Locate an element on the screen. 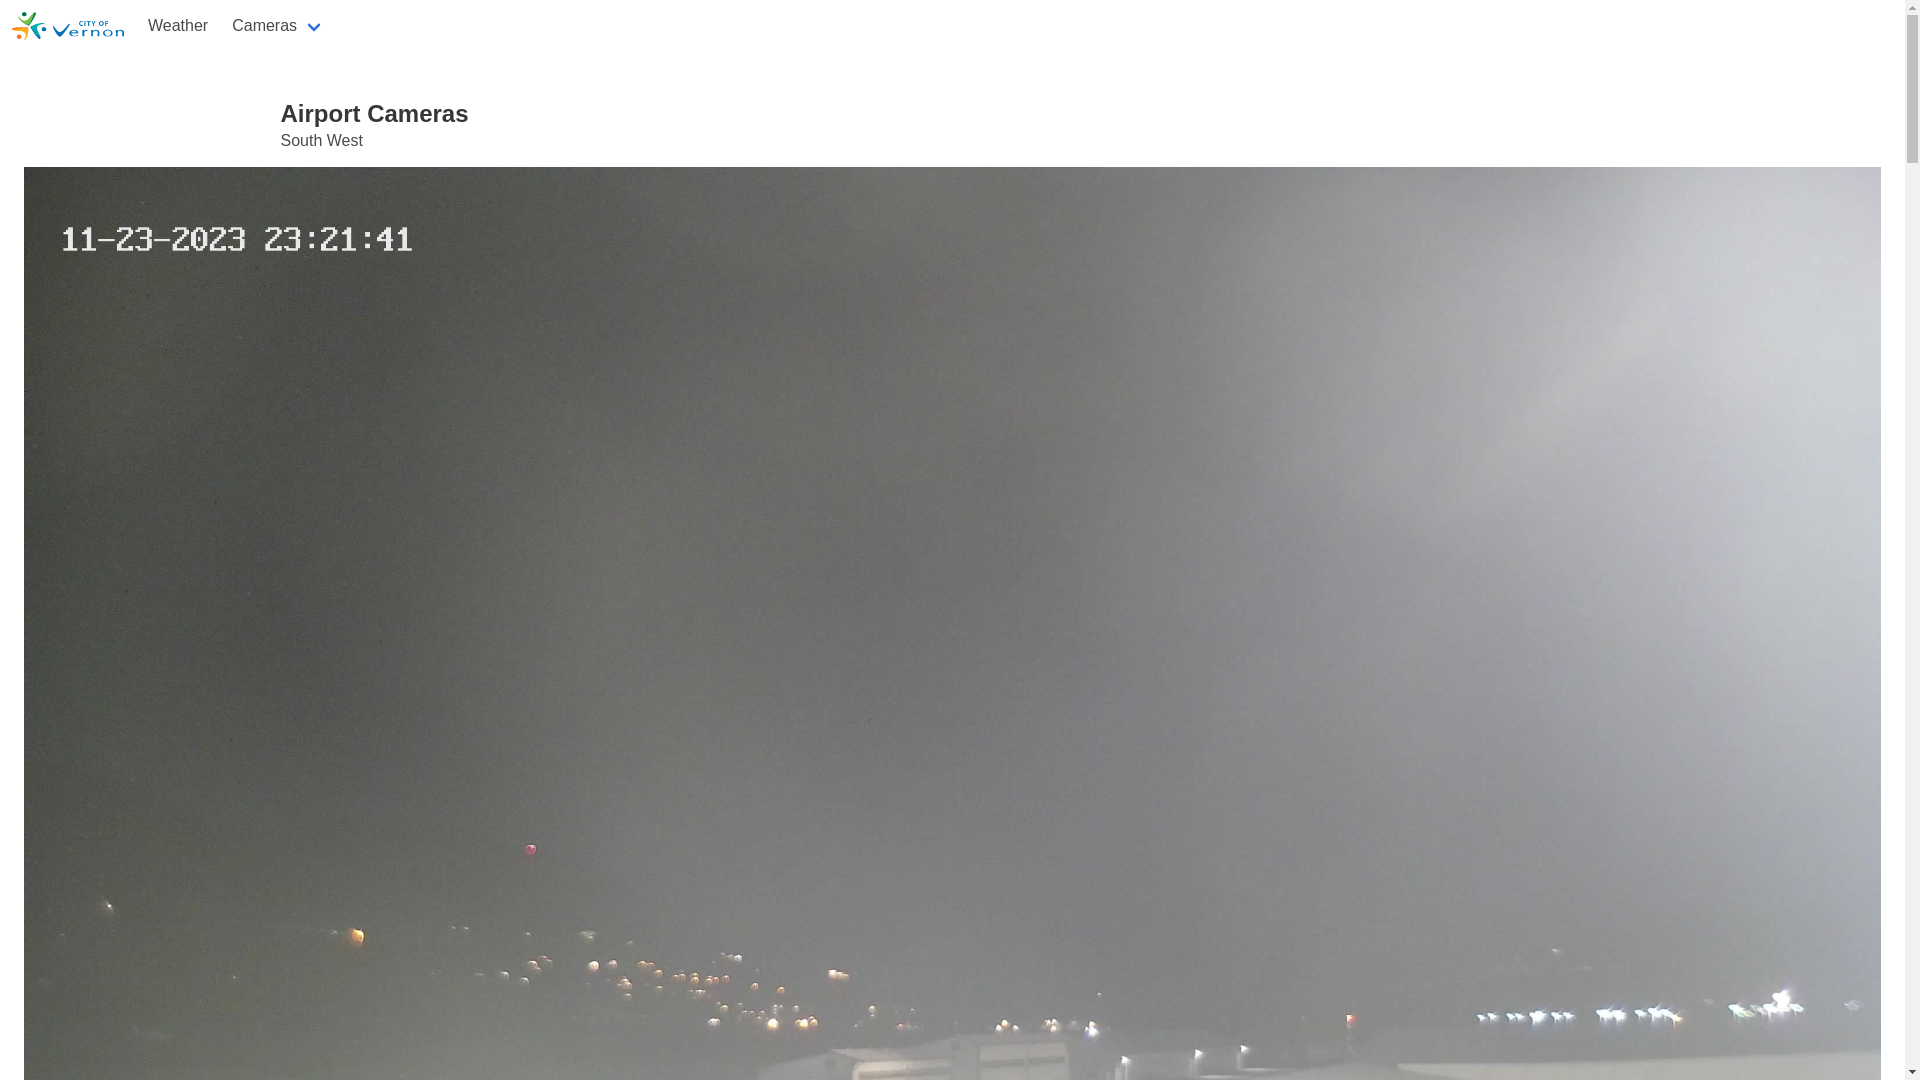 The image size is (1920, 1080). 'Cameras' is located at coordinates (277, 26).